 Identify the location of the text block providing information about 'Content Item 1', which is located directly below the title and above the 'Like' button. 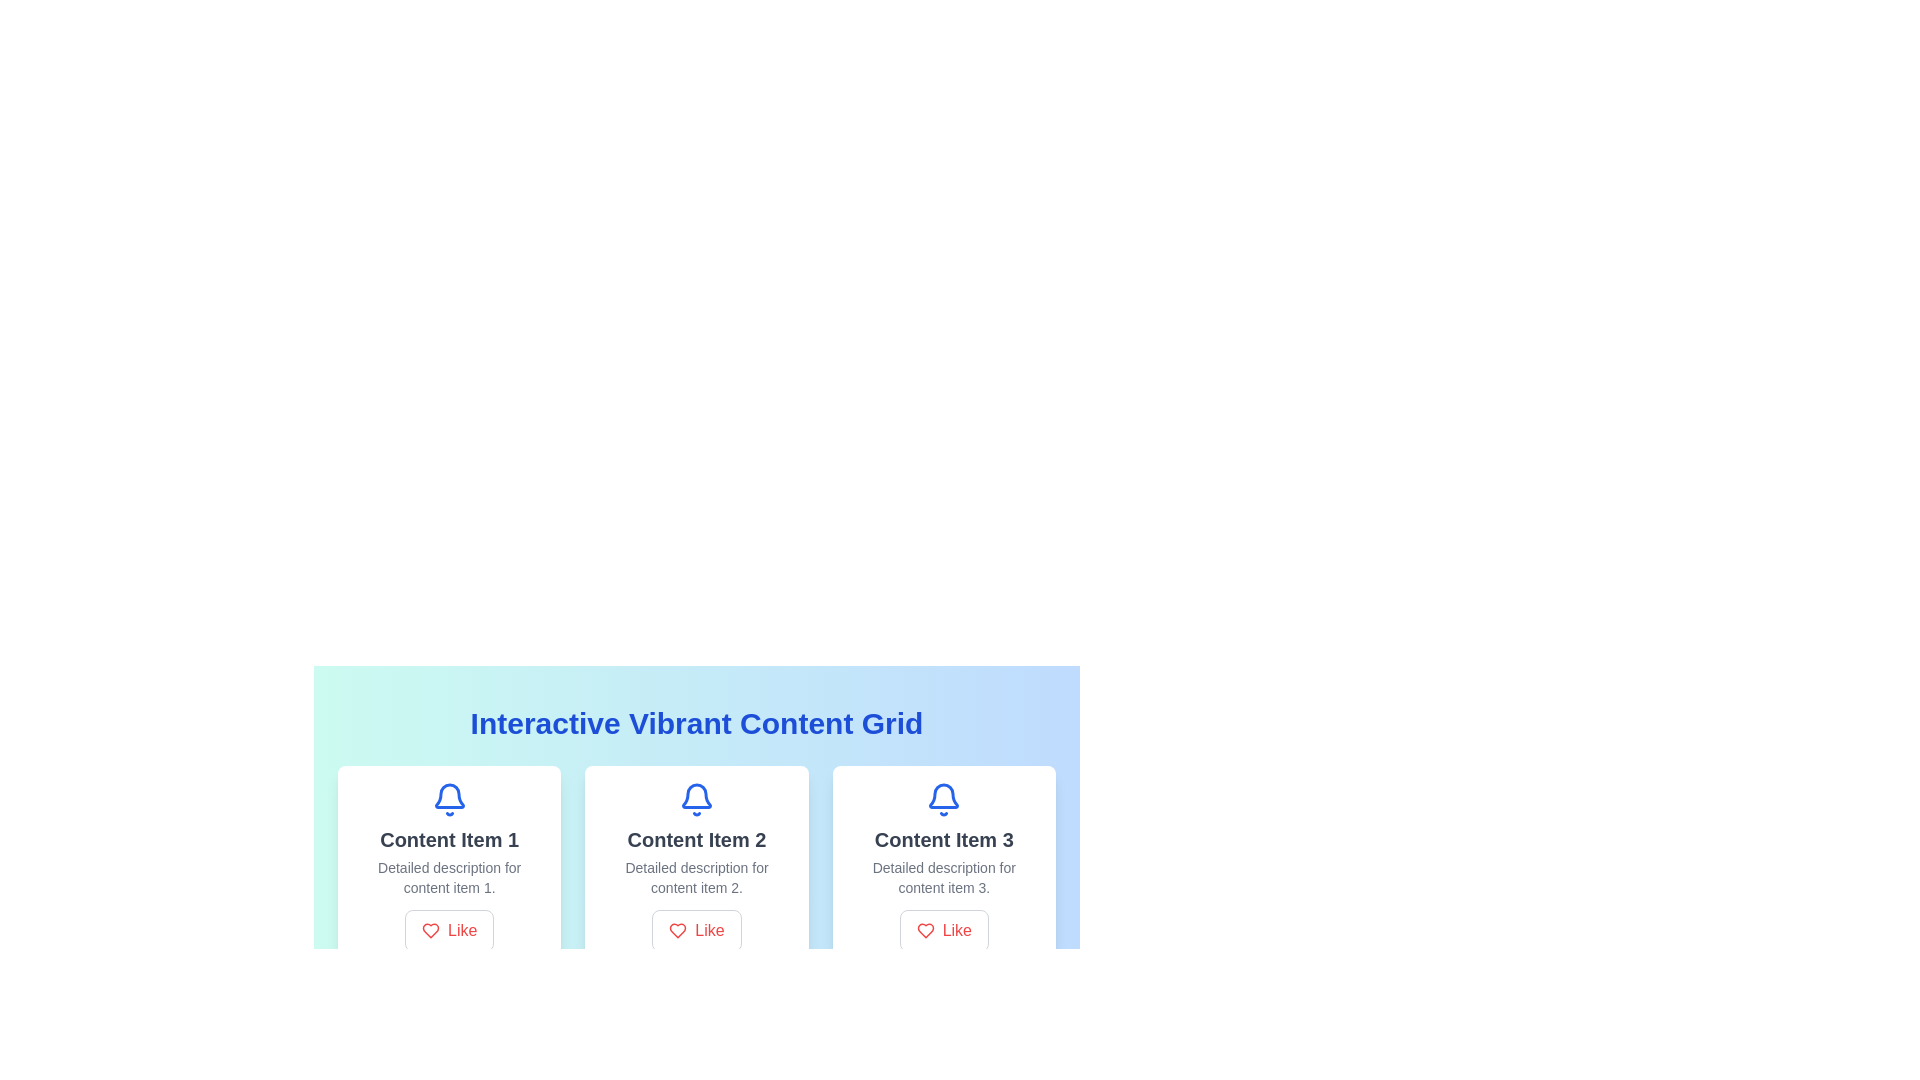
(448, 877).